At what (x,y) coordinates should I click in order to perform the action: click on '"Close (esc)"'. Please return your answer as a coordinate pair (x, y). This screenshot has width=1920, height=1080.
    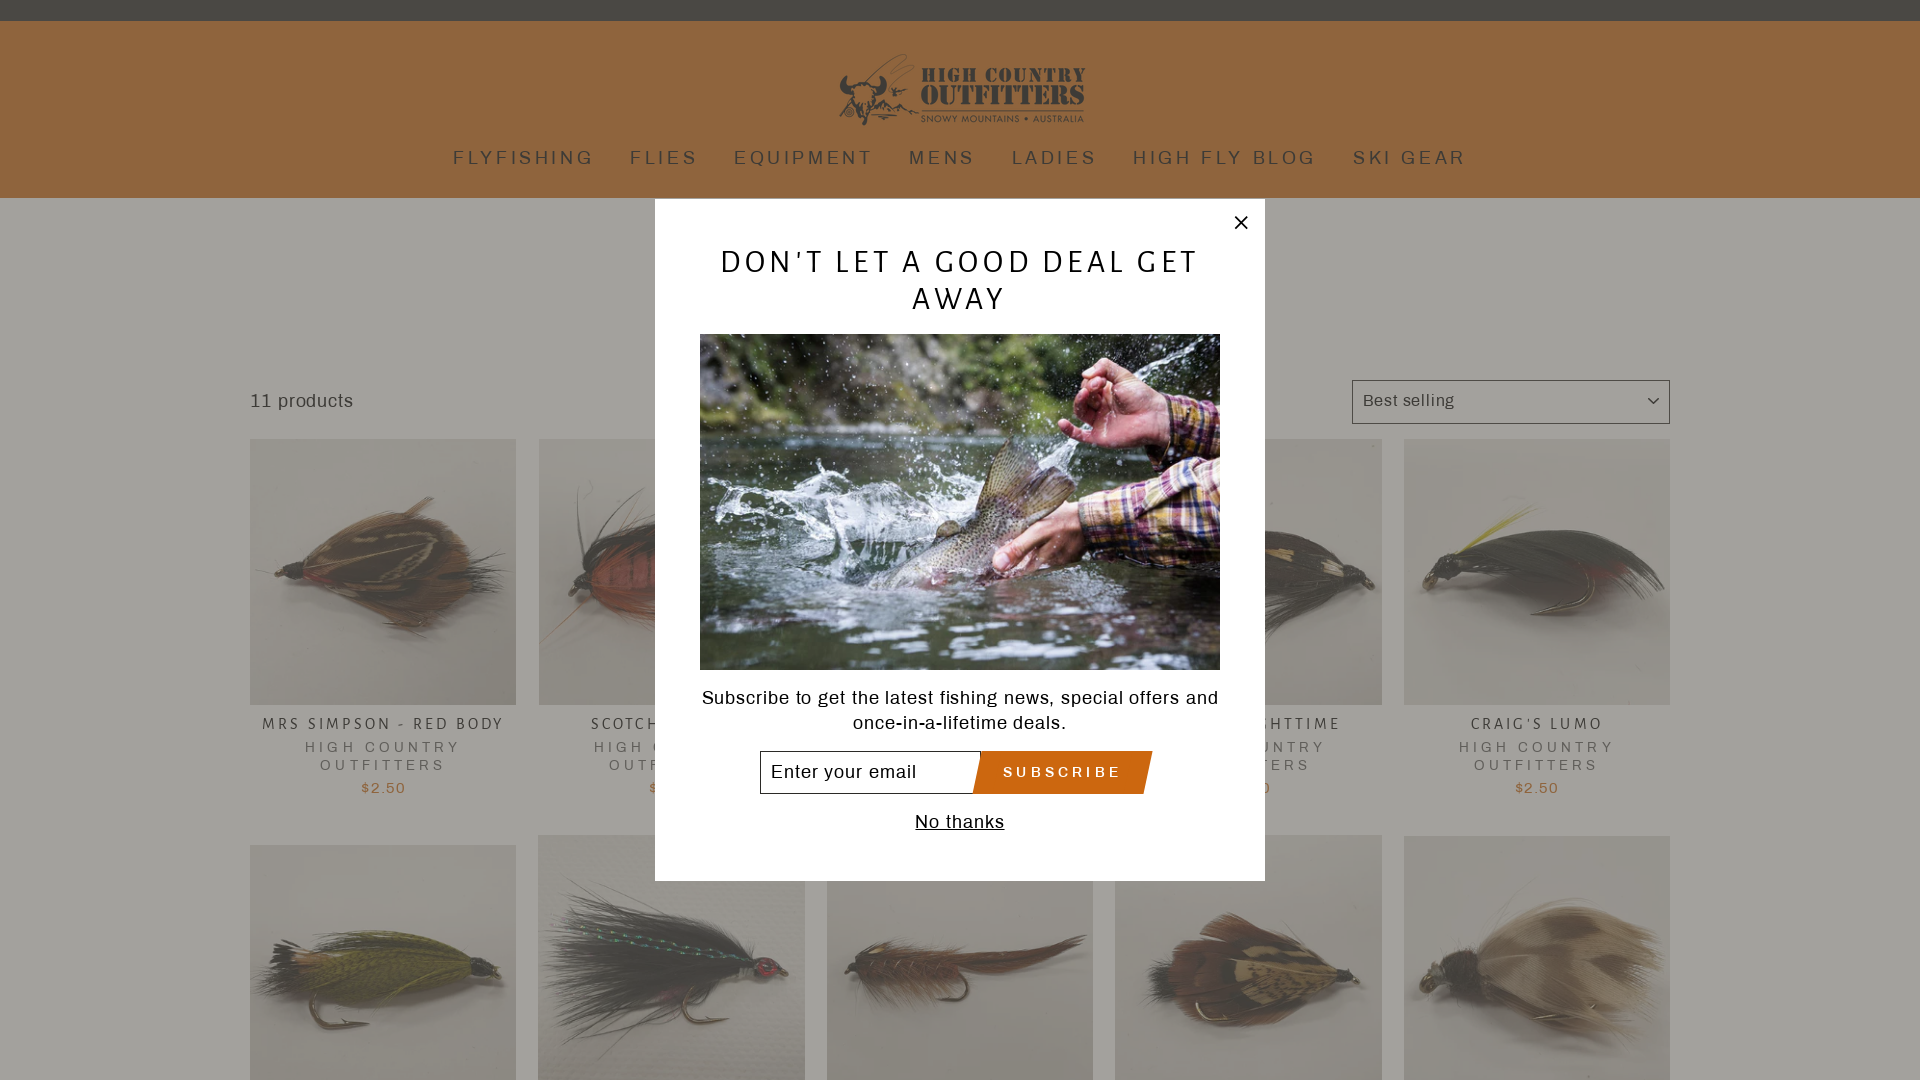
    Looking at the image, I should click on (1240, 223).